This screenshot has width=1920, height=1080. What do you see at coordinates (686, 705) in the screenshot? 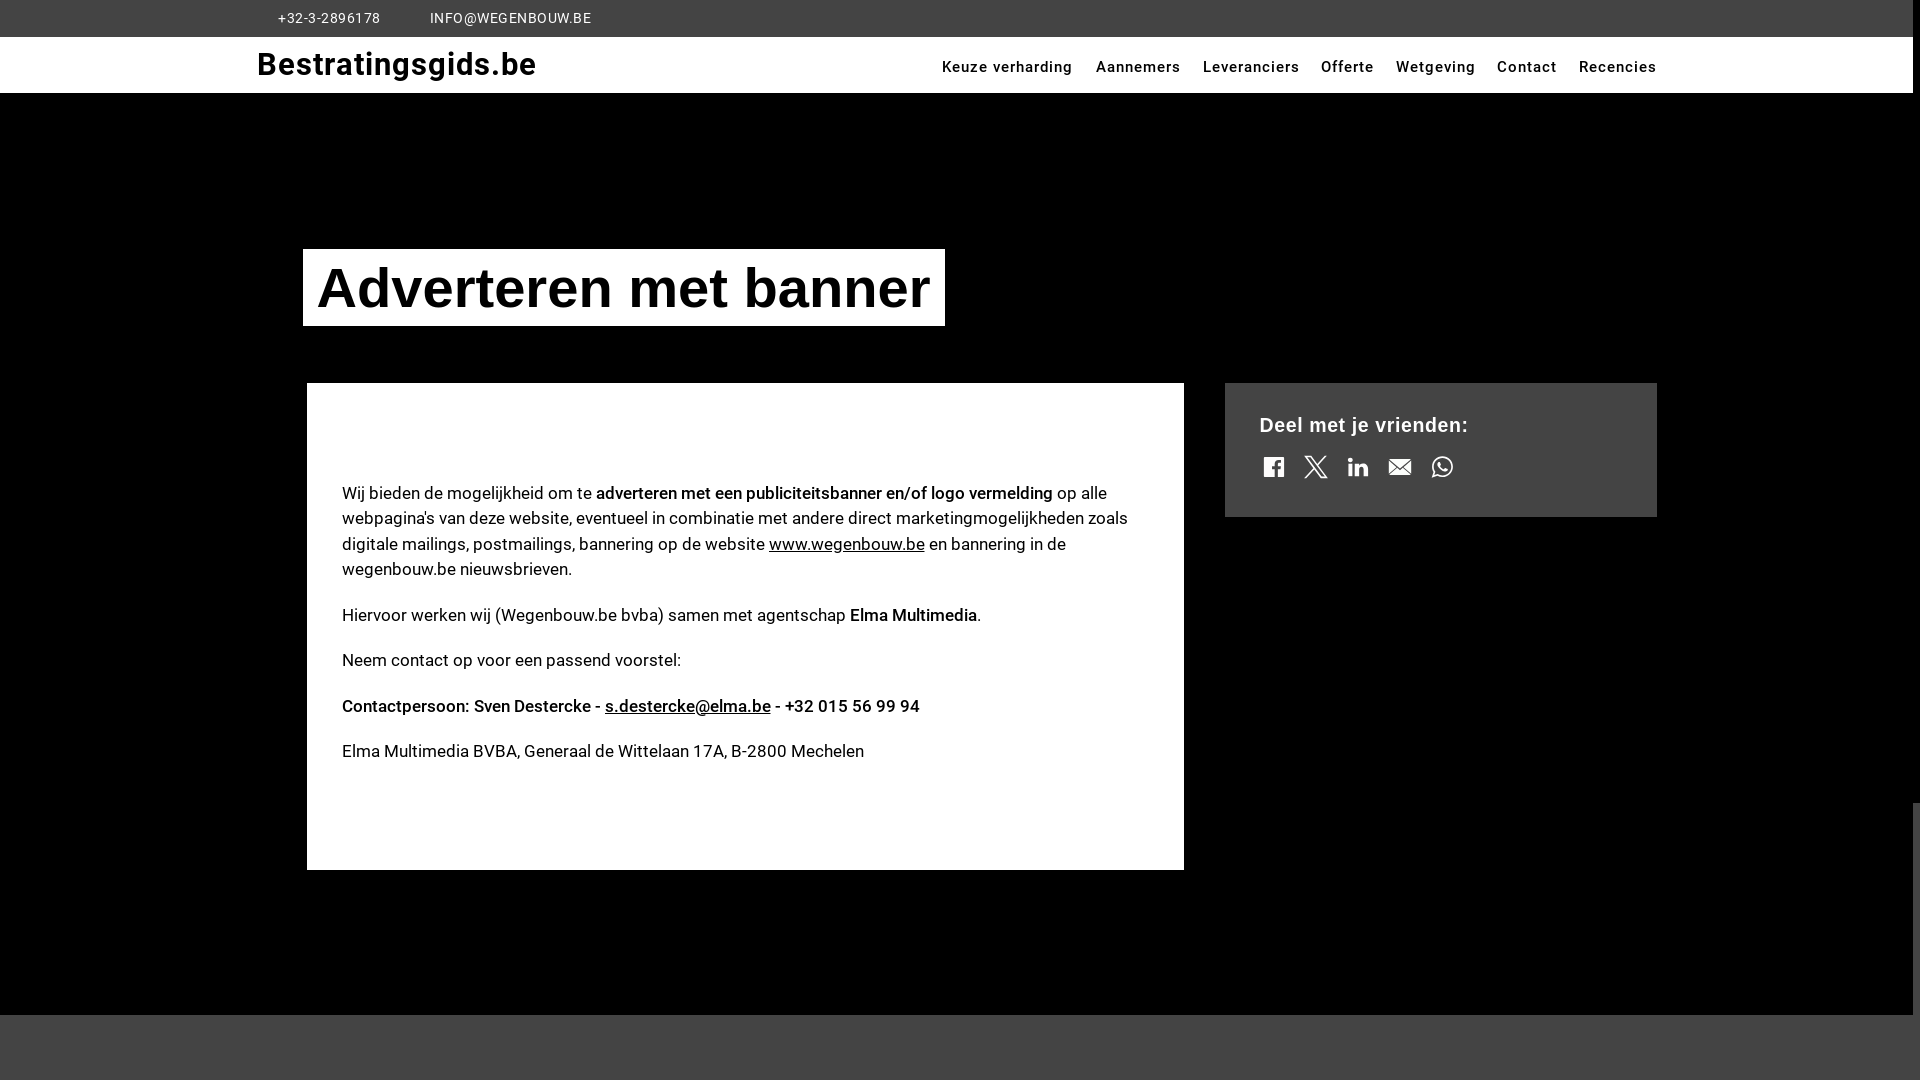
I see `'s.destercke@elma.be'` at bounding box center [686, 705].